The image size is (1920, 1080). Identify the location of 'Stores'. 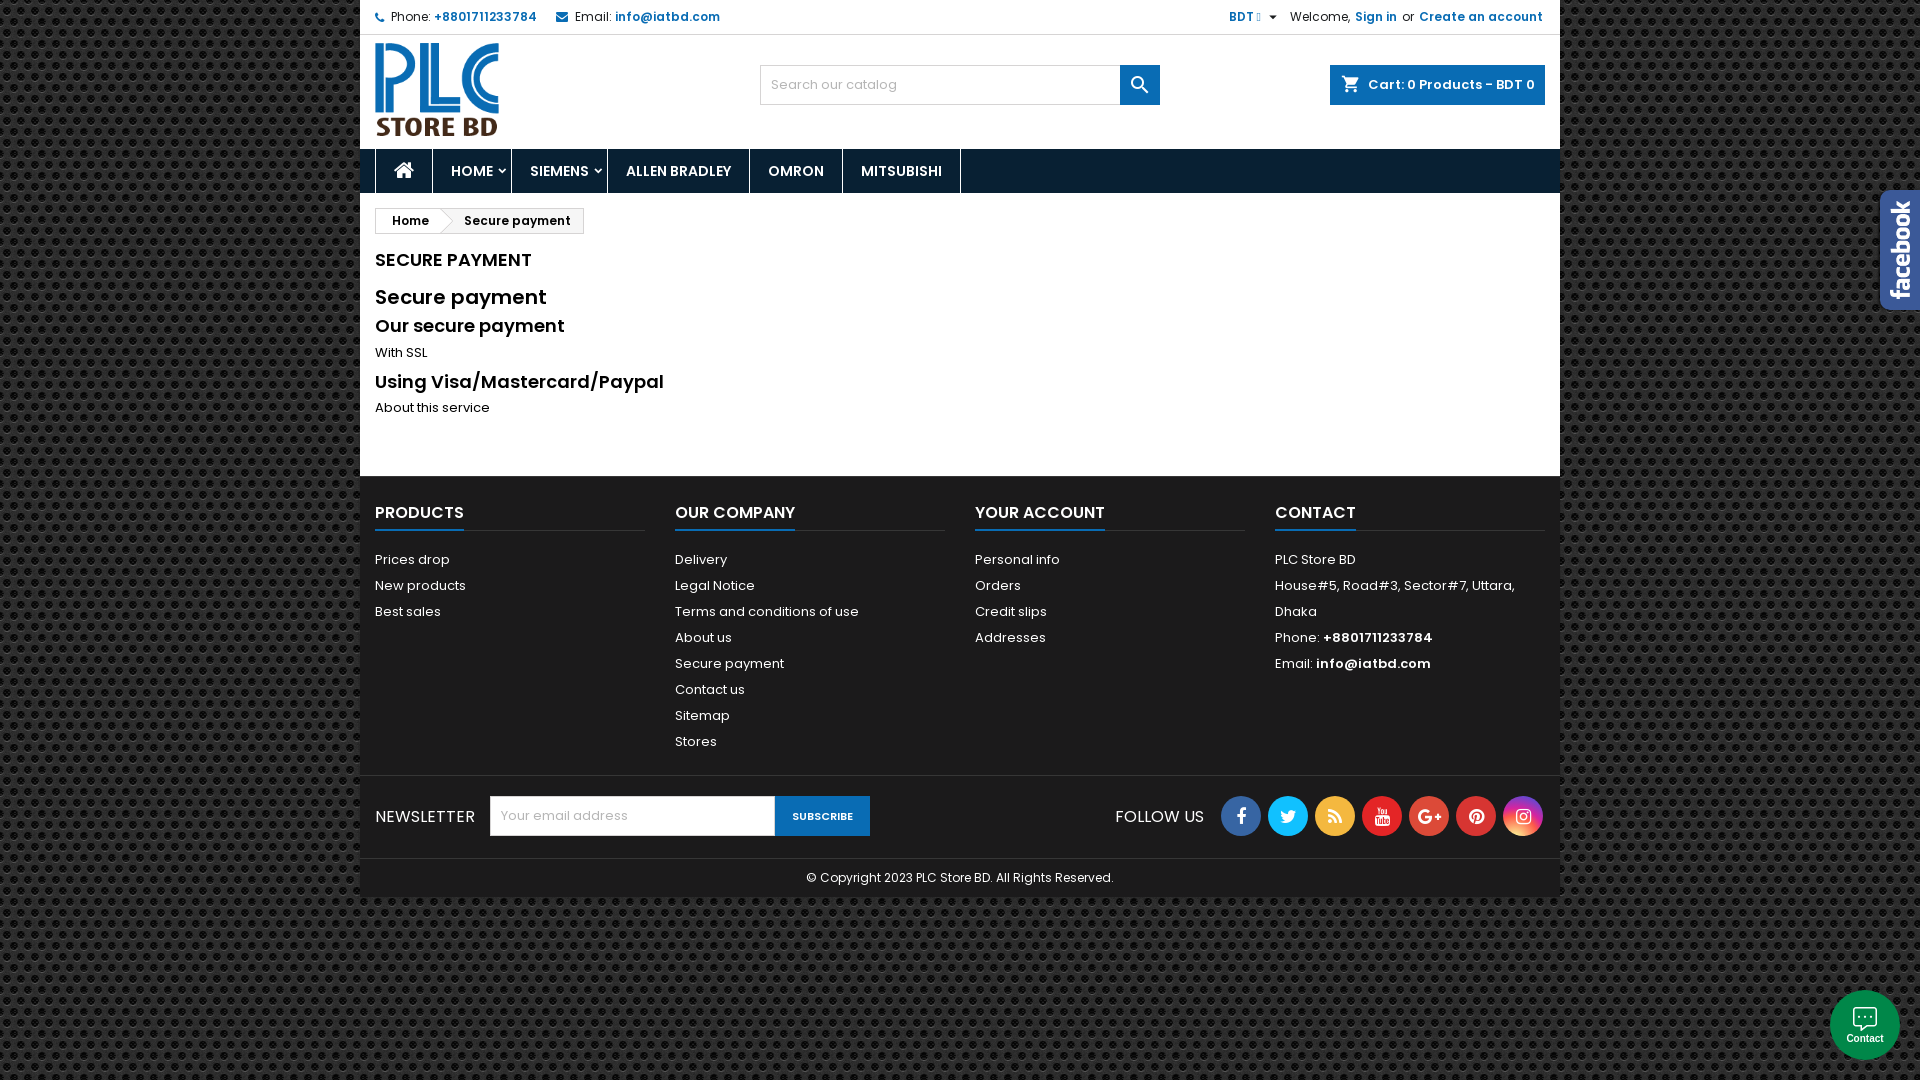
(696, 741).